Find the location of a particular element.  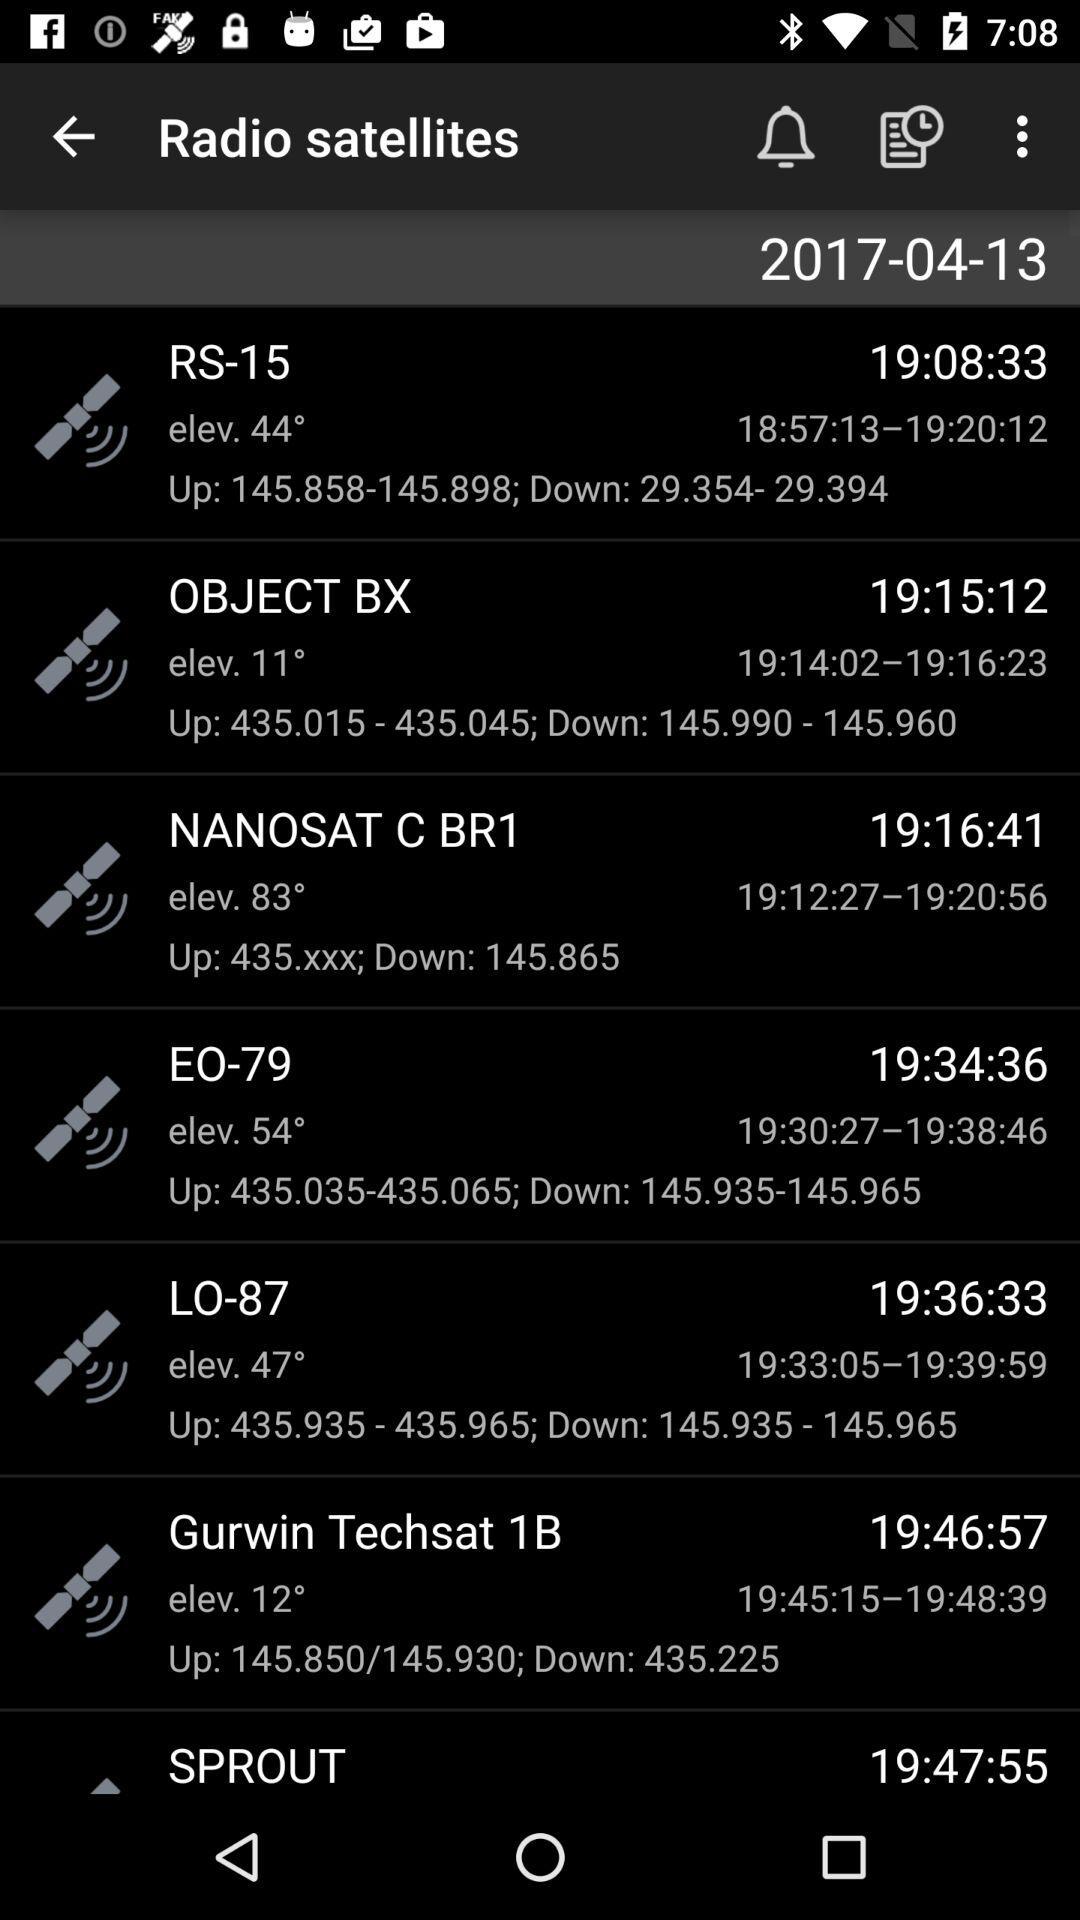

object bx icon is located at coordinates (517, 593).